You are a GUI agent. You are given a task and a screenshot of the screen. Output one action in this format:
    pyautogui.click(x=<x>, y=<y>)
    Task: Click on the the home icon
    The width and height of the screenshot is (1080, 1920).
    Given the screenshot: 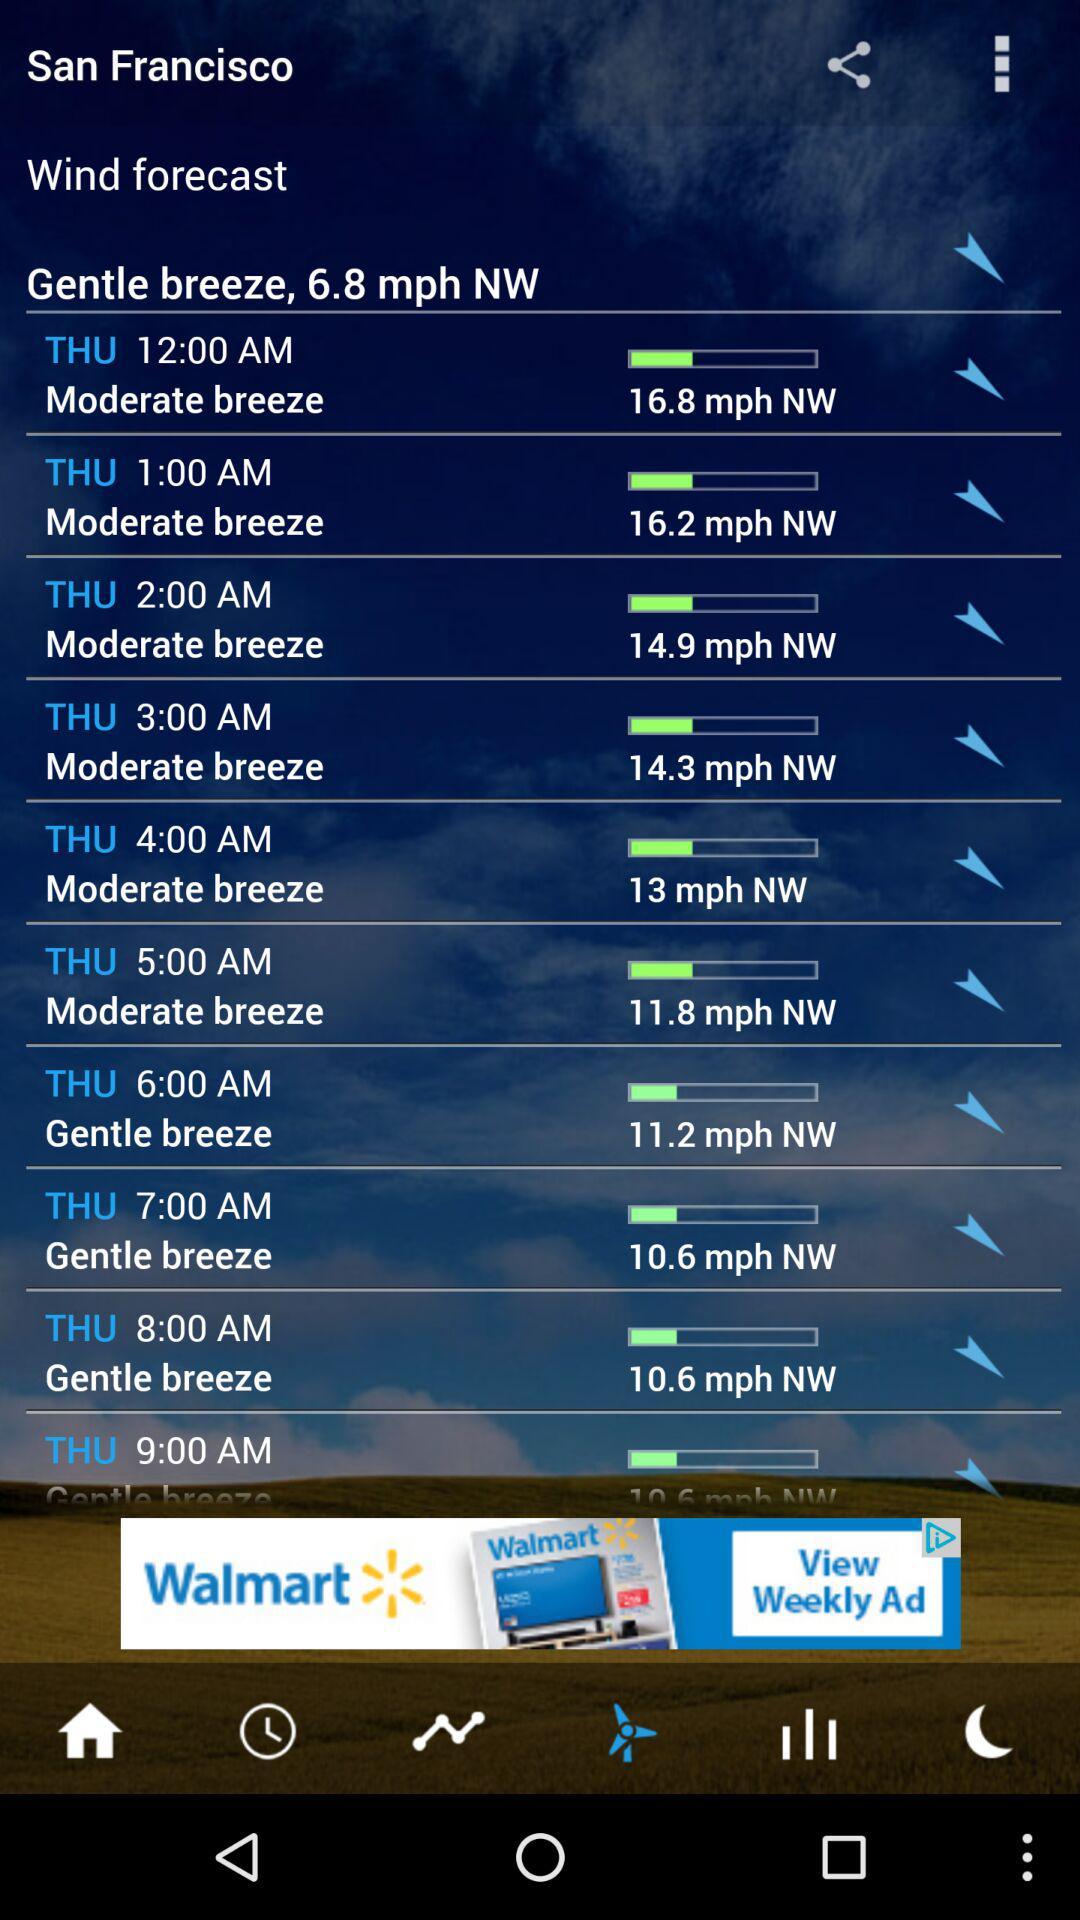 What is the action you would take?
    pyautogui.click(x=88, y=1849)
    